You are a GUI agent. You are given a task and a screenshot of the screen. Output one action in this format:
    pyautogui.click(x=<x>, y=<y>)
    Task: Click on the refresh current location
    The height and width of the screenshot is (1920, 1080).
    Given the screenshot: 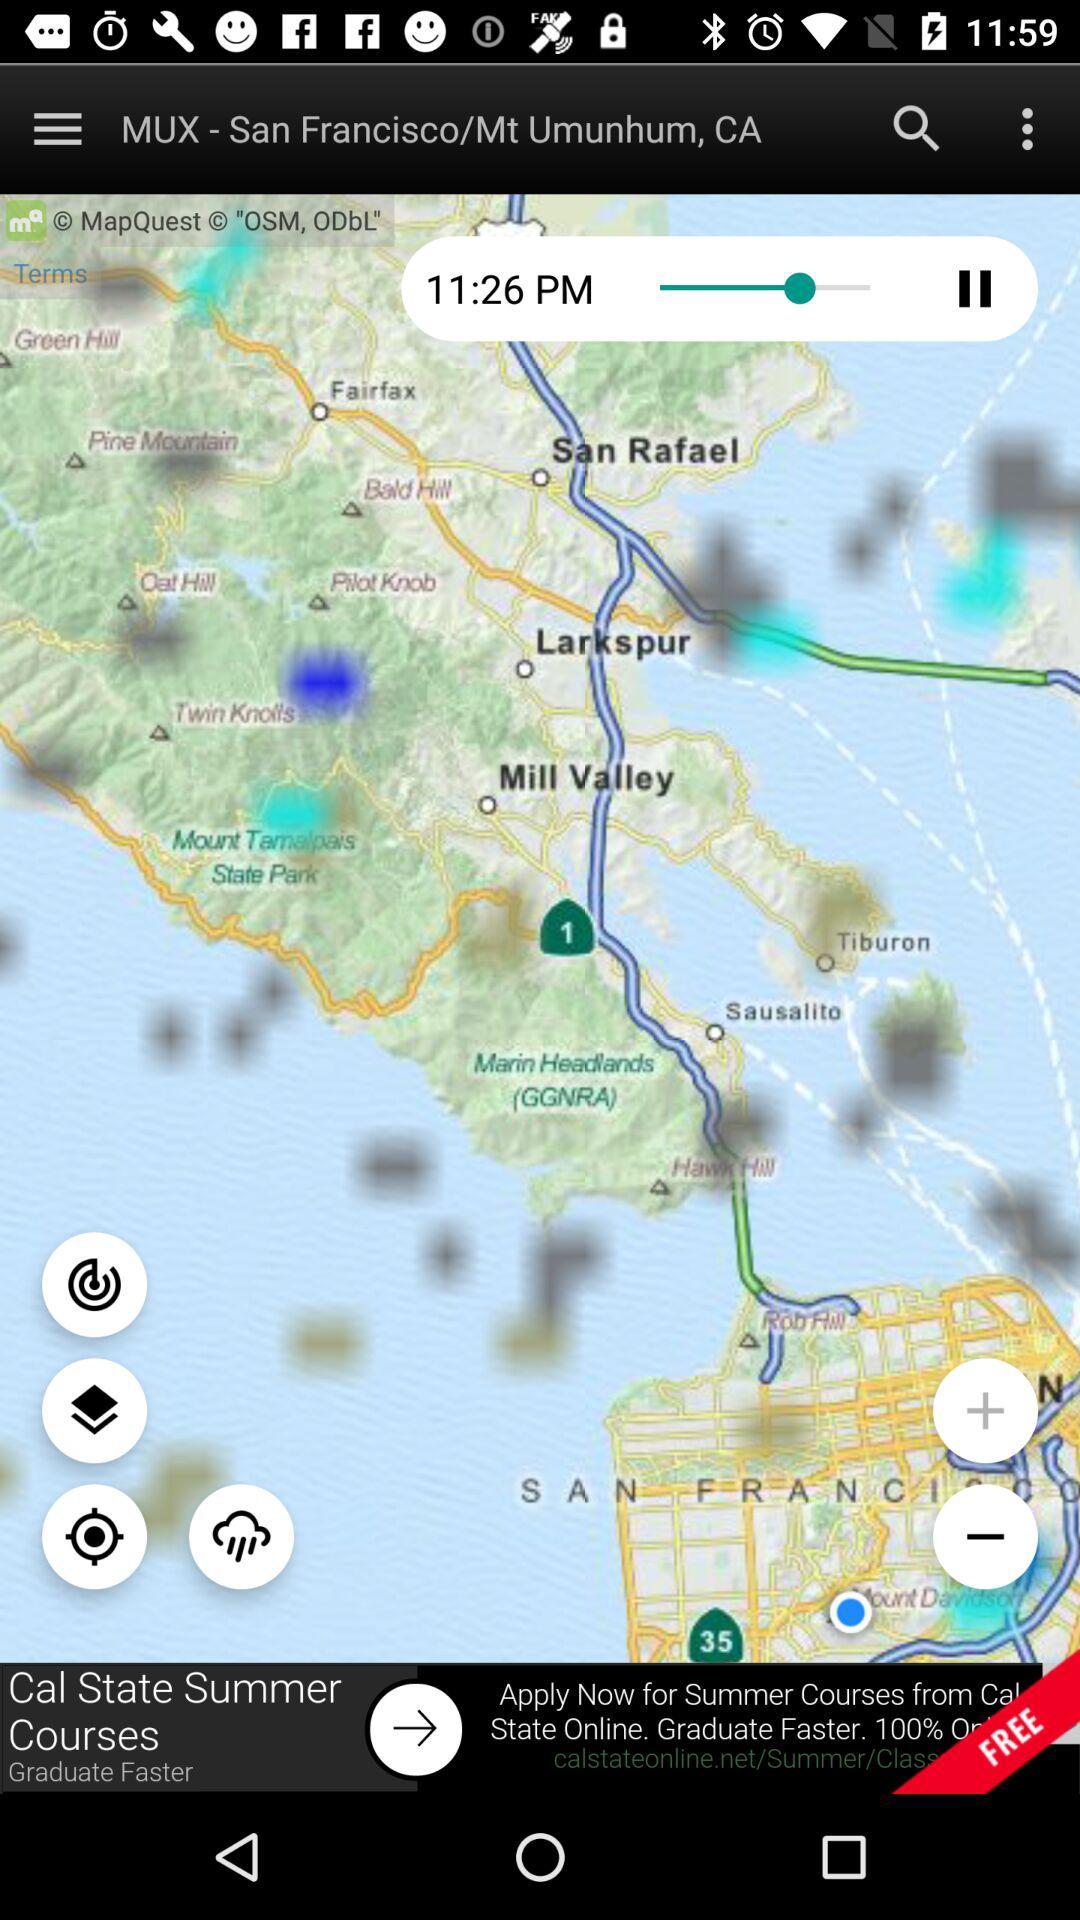 What is the action you would take?
    pyautogui.click(x=94, y=1535)
    